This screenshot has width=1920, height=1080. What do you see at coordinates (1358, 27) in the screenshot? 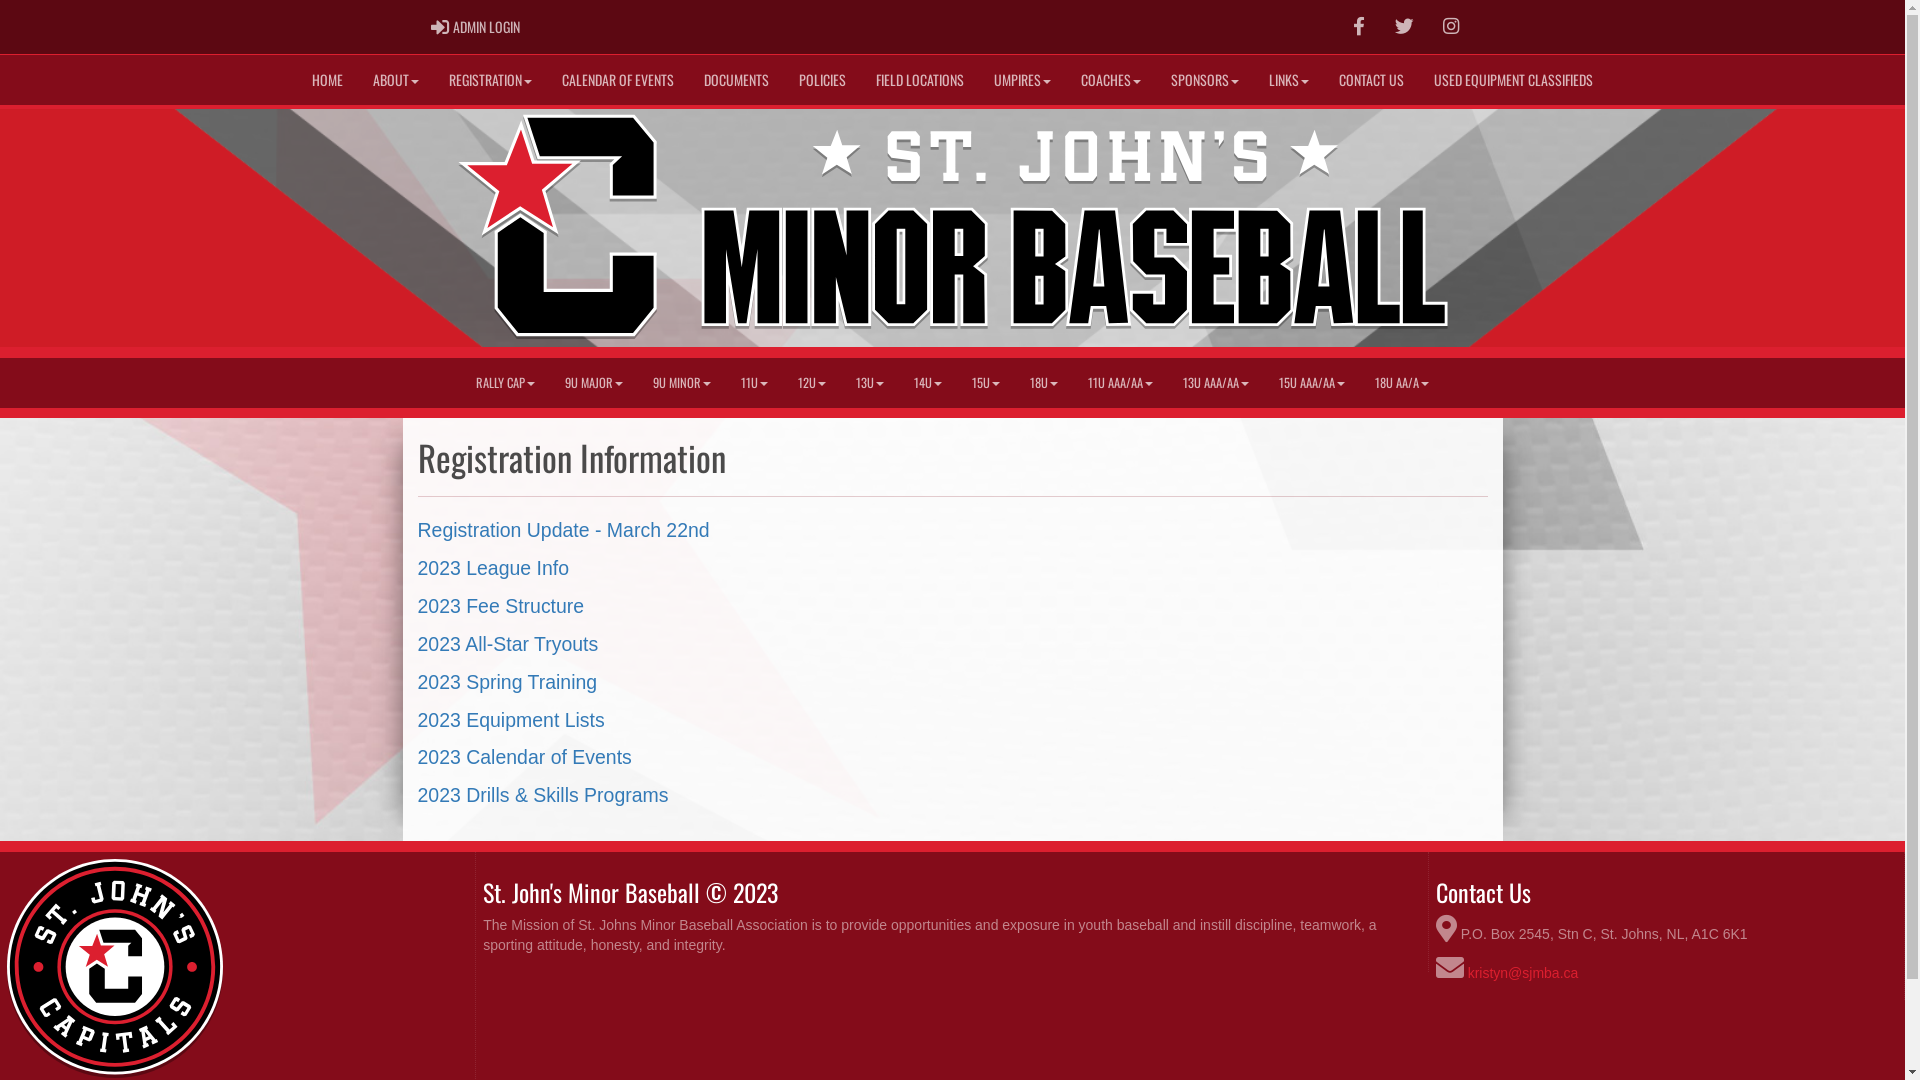
I see `'Facebook'` at bounding box center [1358, 27].